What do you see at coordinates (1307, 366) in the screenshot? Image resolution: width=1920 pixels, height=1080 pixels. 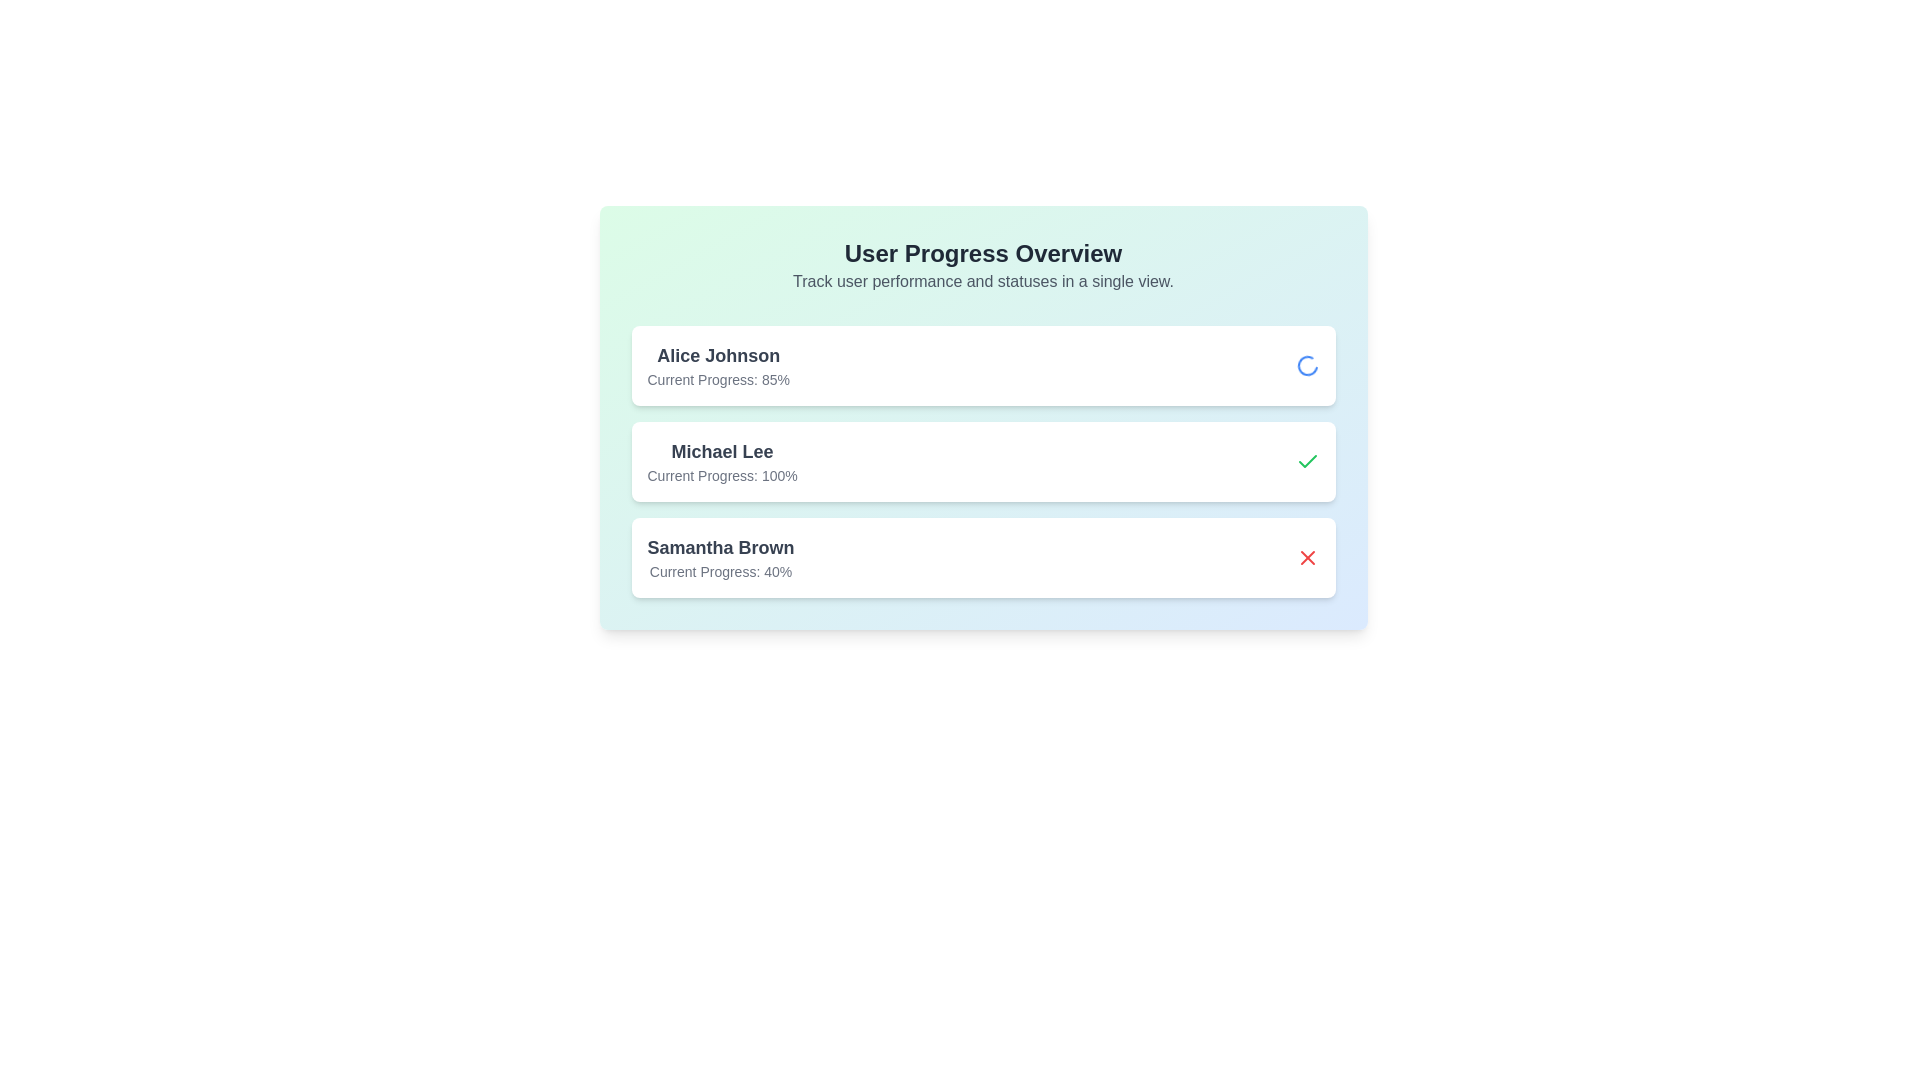 I see `the loading icon located in the top-right corner of the card containing 'Alice Johnson' and 'Current Progress: 85%'` at bounding box center [1307, 366].